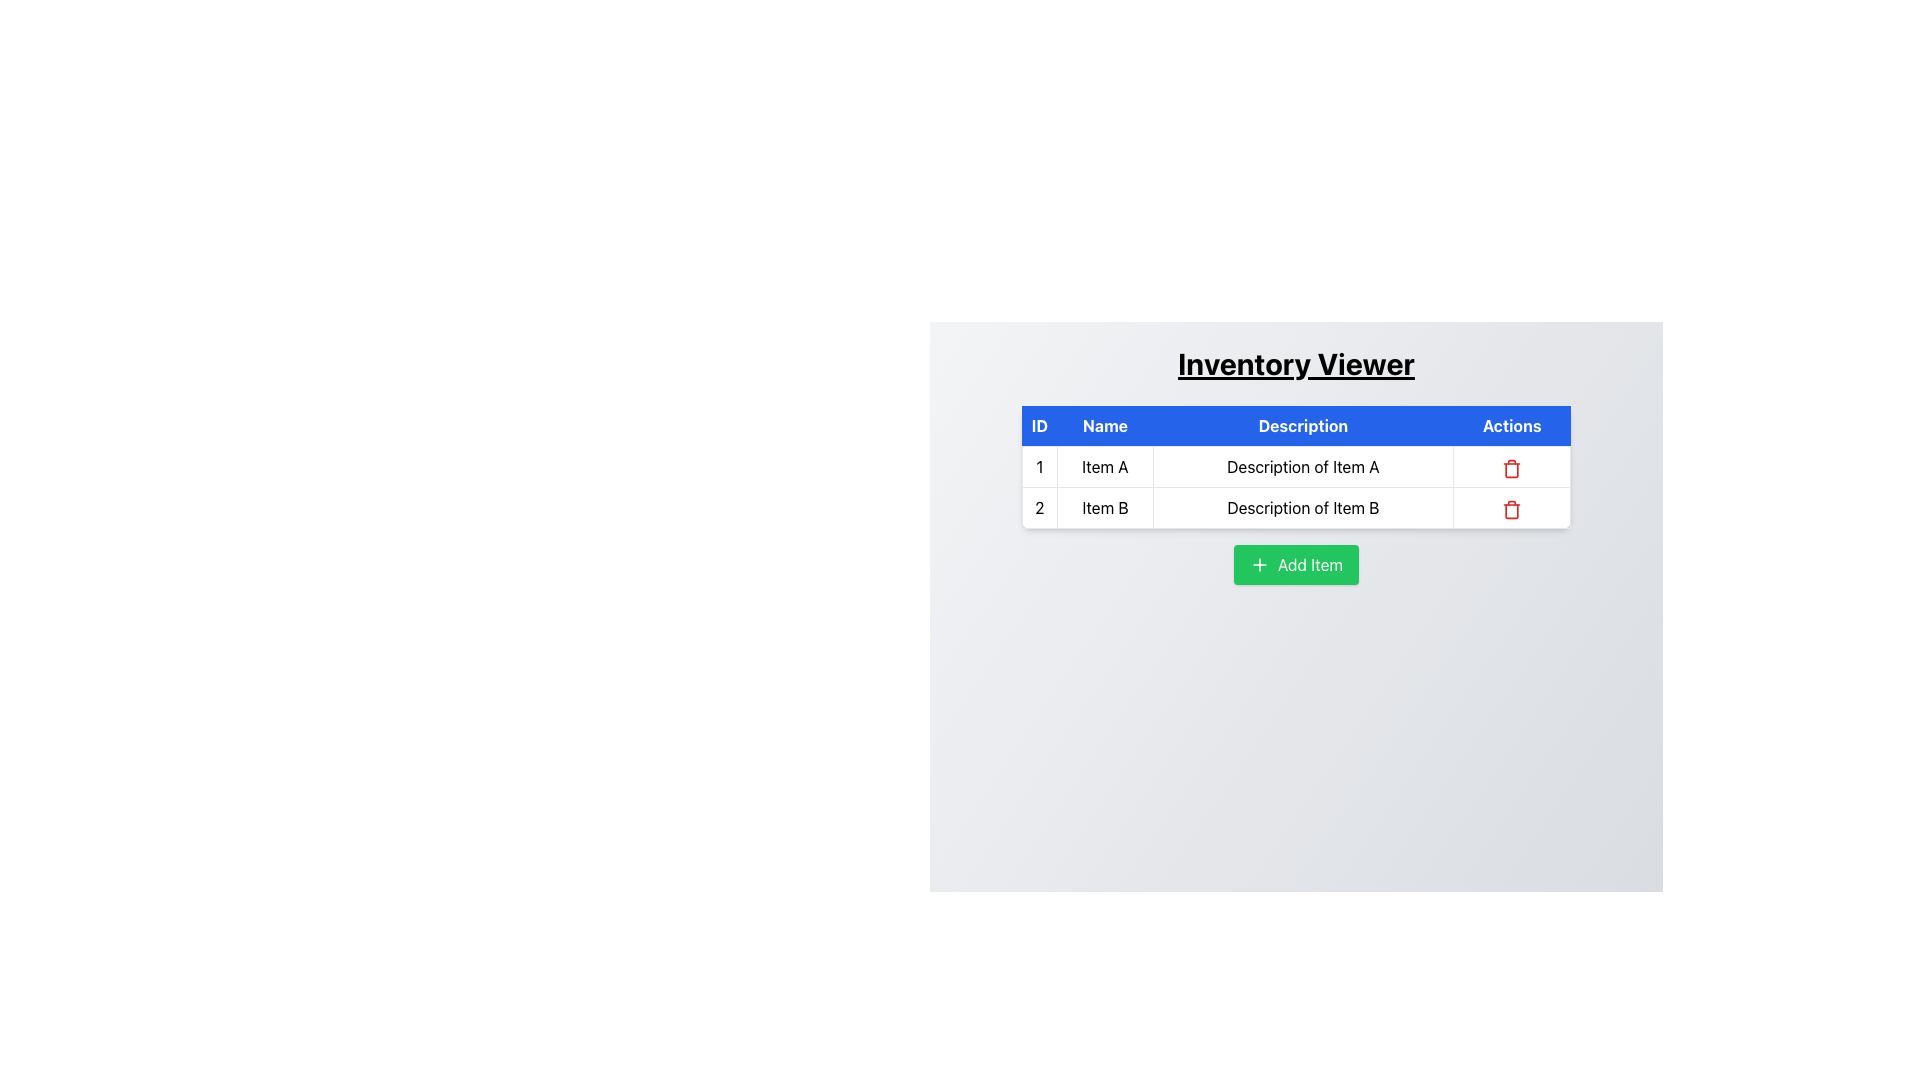 This screenshot has width=1920, height=1080. I want to click on static text label displaying the number '1' located in the first column of the first row under the header 'ID', so click(1039, 466).